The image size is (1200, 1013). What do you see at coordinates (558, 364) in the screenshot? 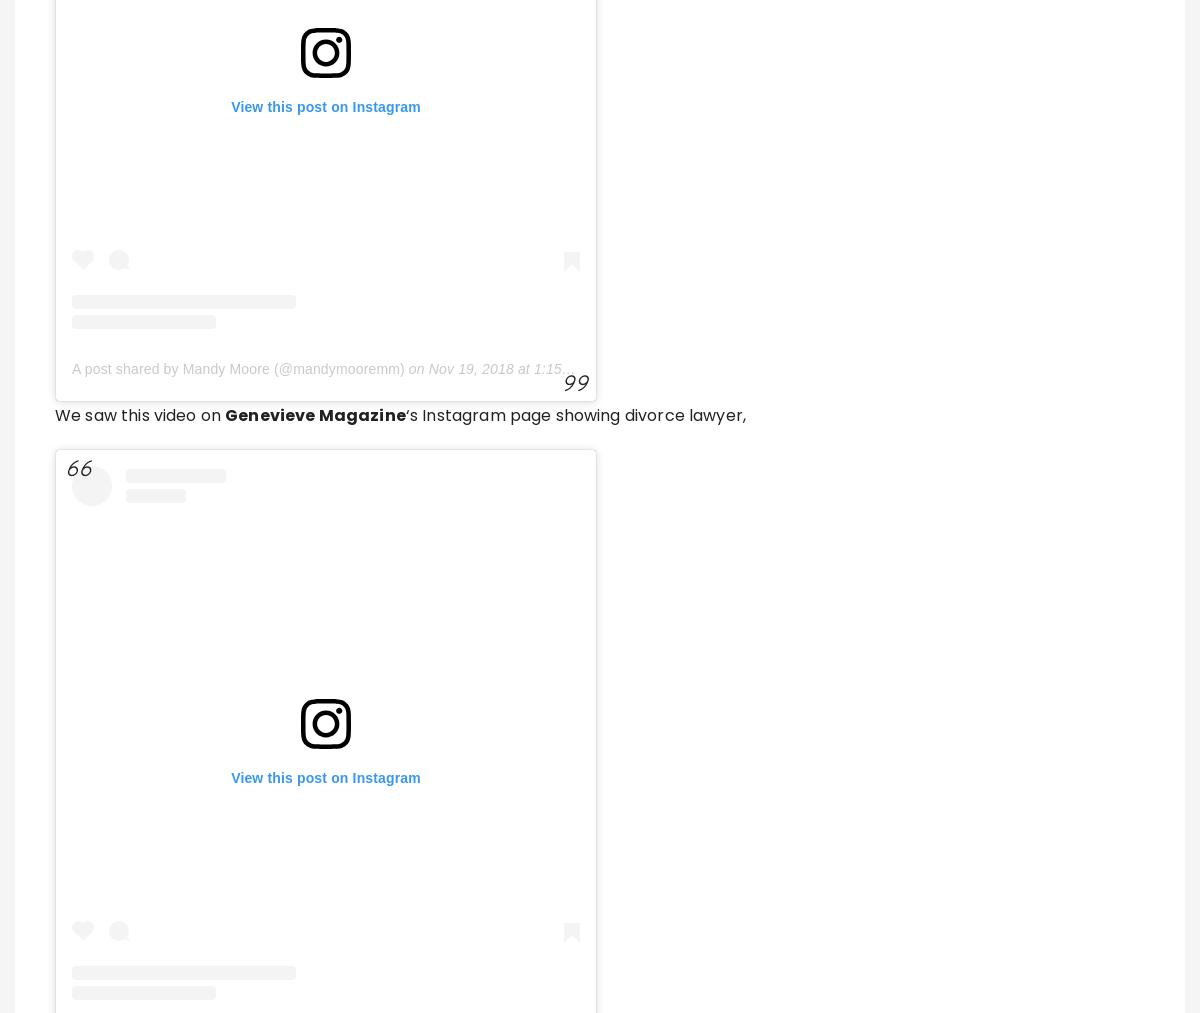
I see `'What we loved about Debbie & Femi's Green Traditional Wedding | #TheBeecrofts18'` at bounding box center [558, 364].